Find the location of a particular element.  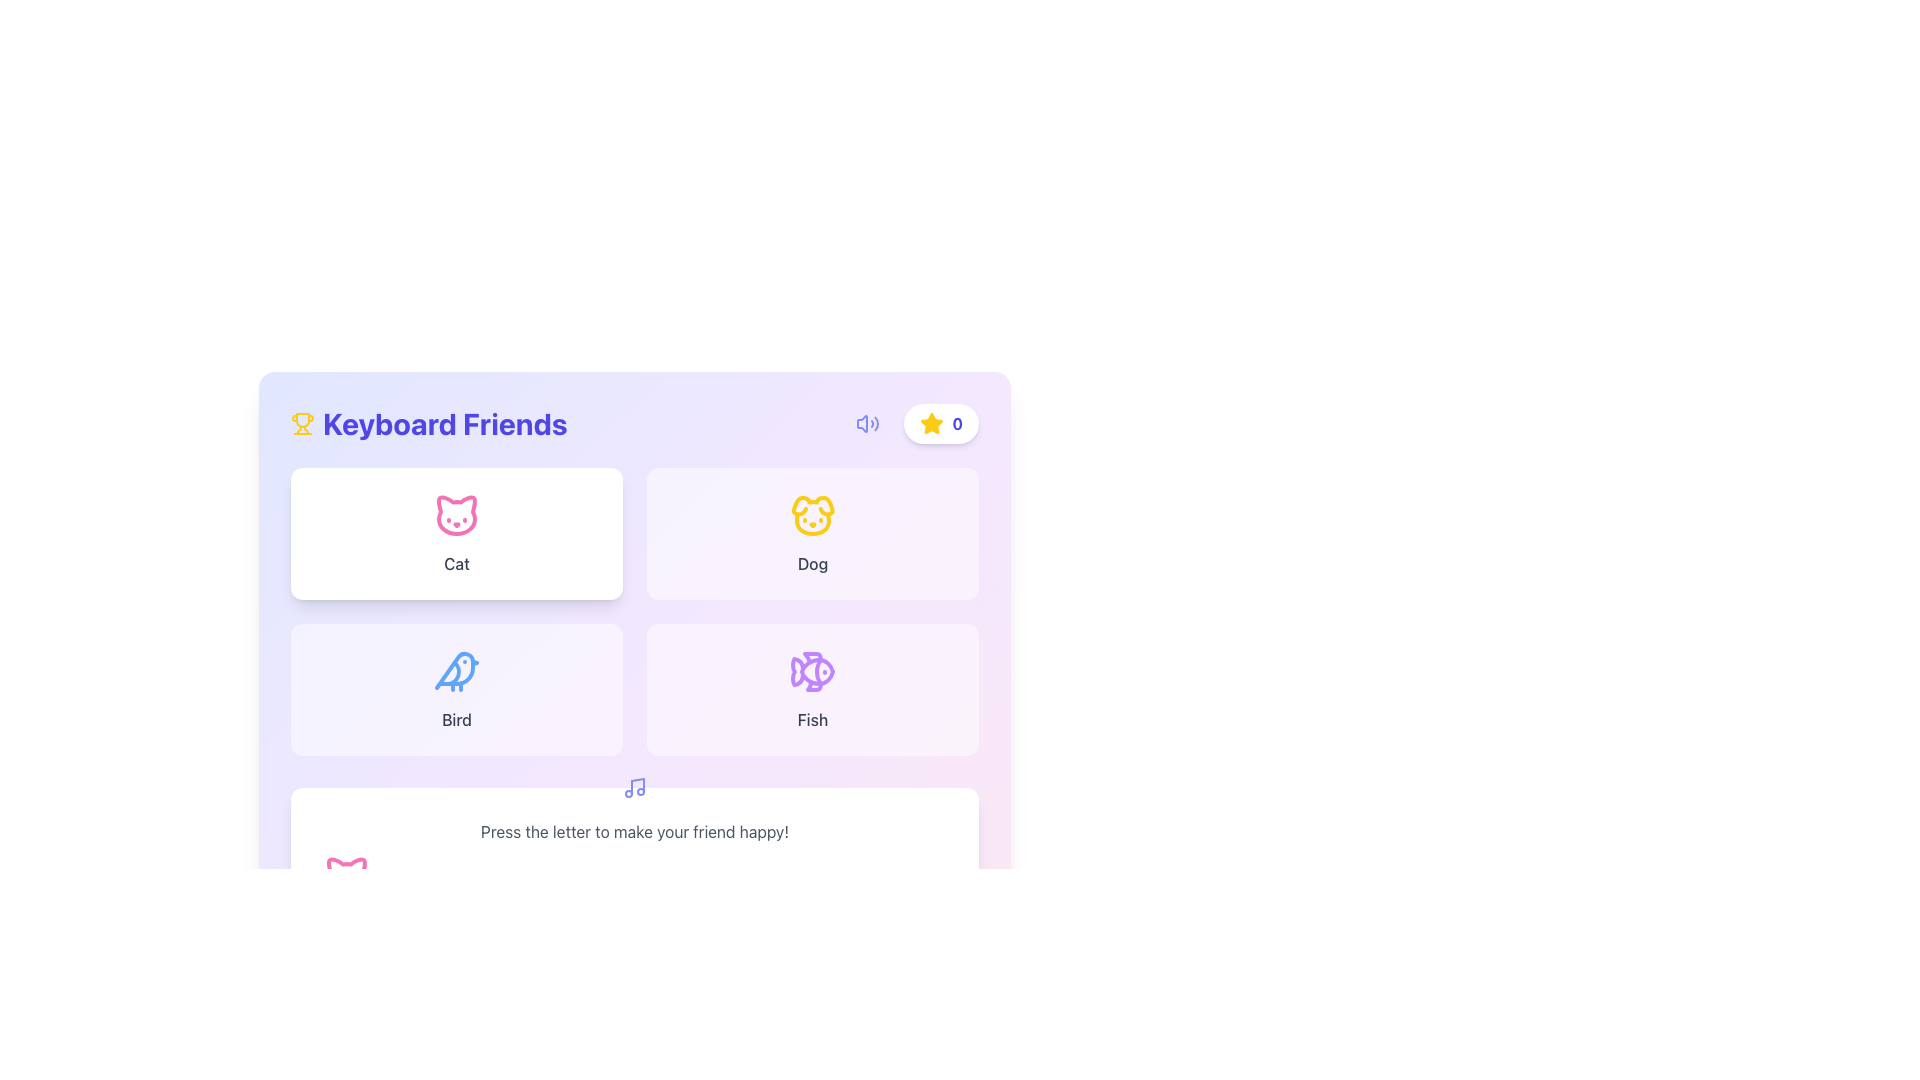

the volume icon with a speaker symbol emitting waves, which is styled with a stroke and soft indigo color, located in the top-right corner of the panel is located at coordinates (868, 423).